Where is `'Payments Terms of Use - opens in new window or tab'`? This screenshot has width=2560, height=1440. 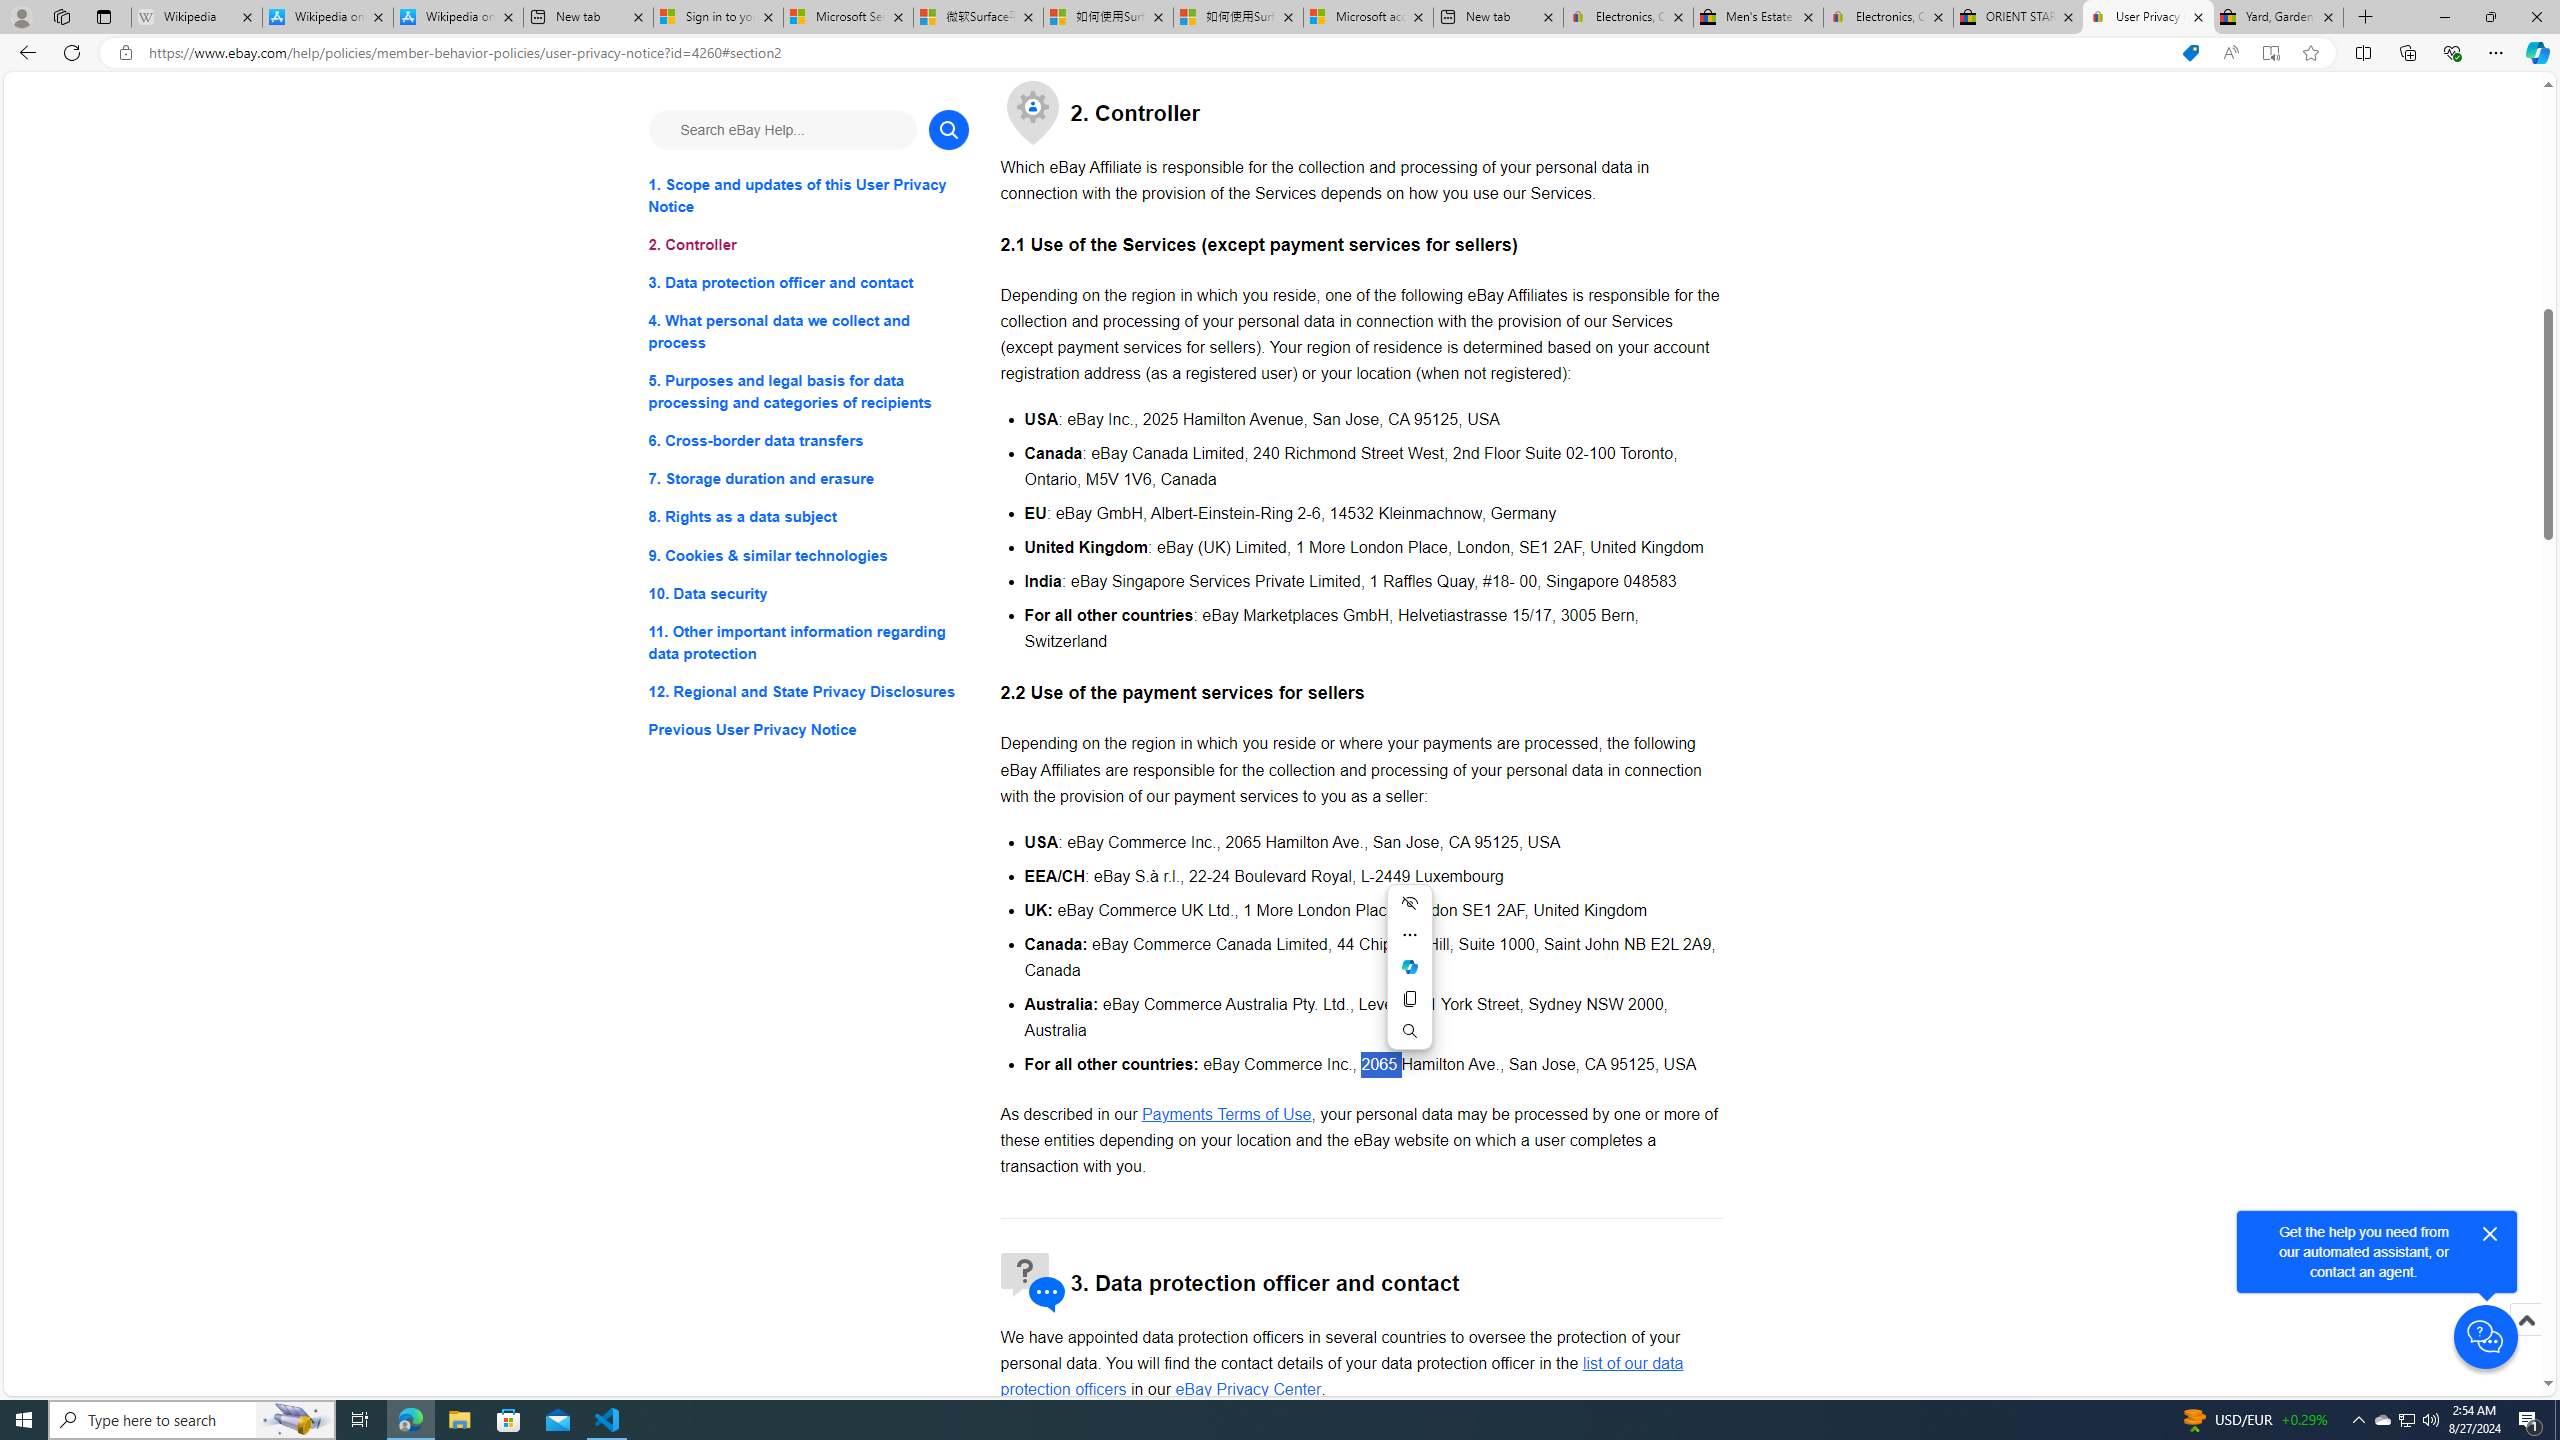 'Payments Terms of Use - opens in new window or tab' is located at coordinates (1226, 1112).